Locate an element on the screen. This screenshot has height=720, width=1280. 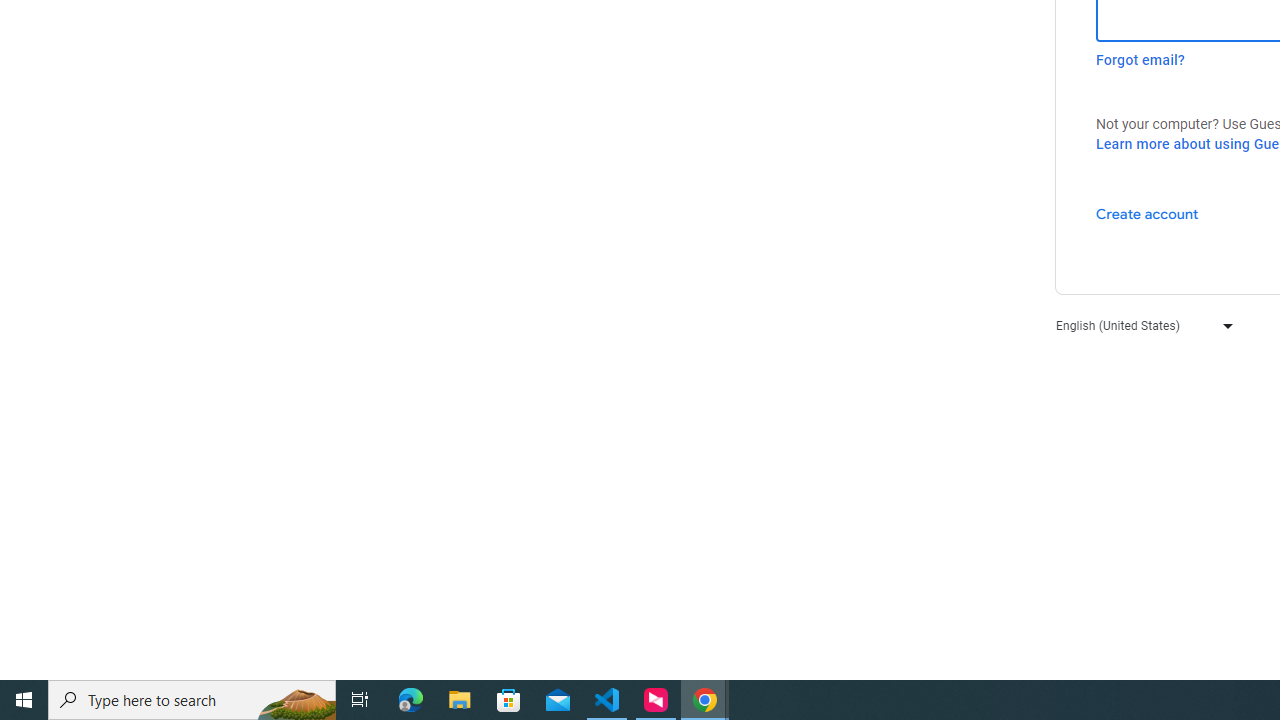
'English (United States)' is located at coordinates (1139, 324).